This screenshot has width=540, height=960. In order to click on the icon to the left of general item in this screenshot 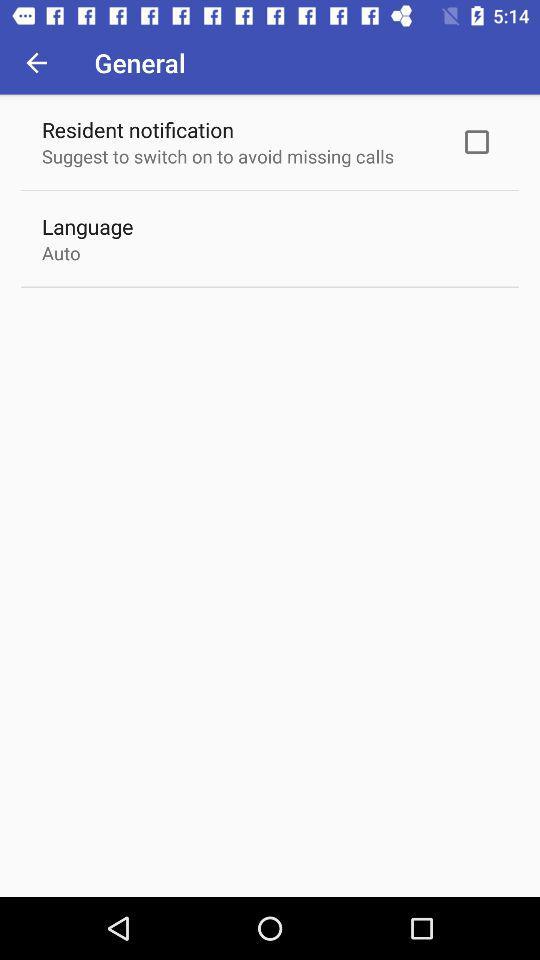, I will do `click(36, 62)`.